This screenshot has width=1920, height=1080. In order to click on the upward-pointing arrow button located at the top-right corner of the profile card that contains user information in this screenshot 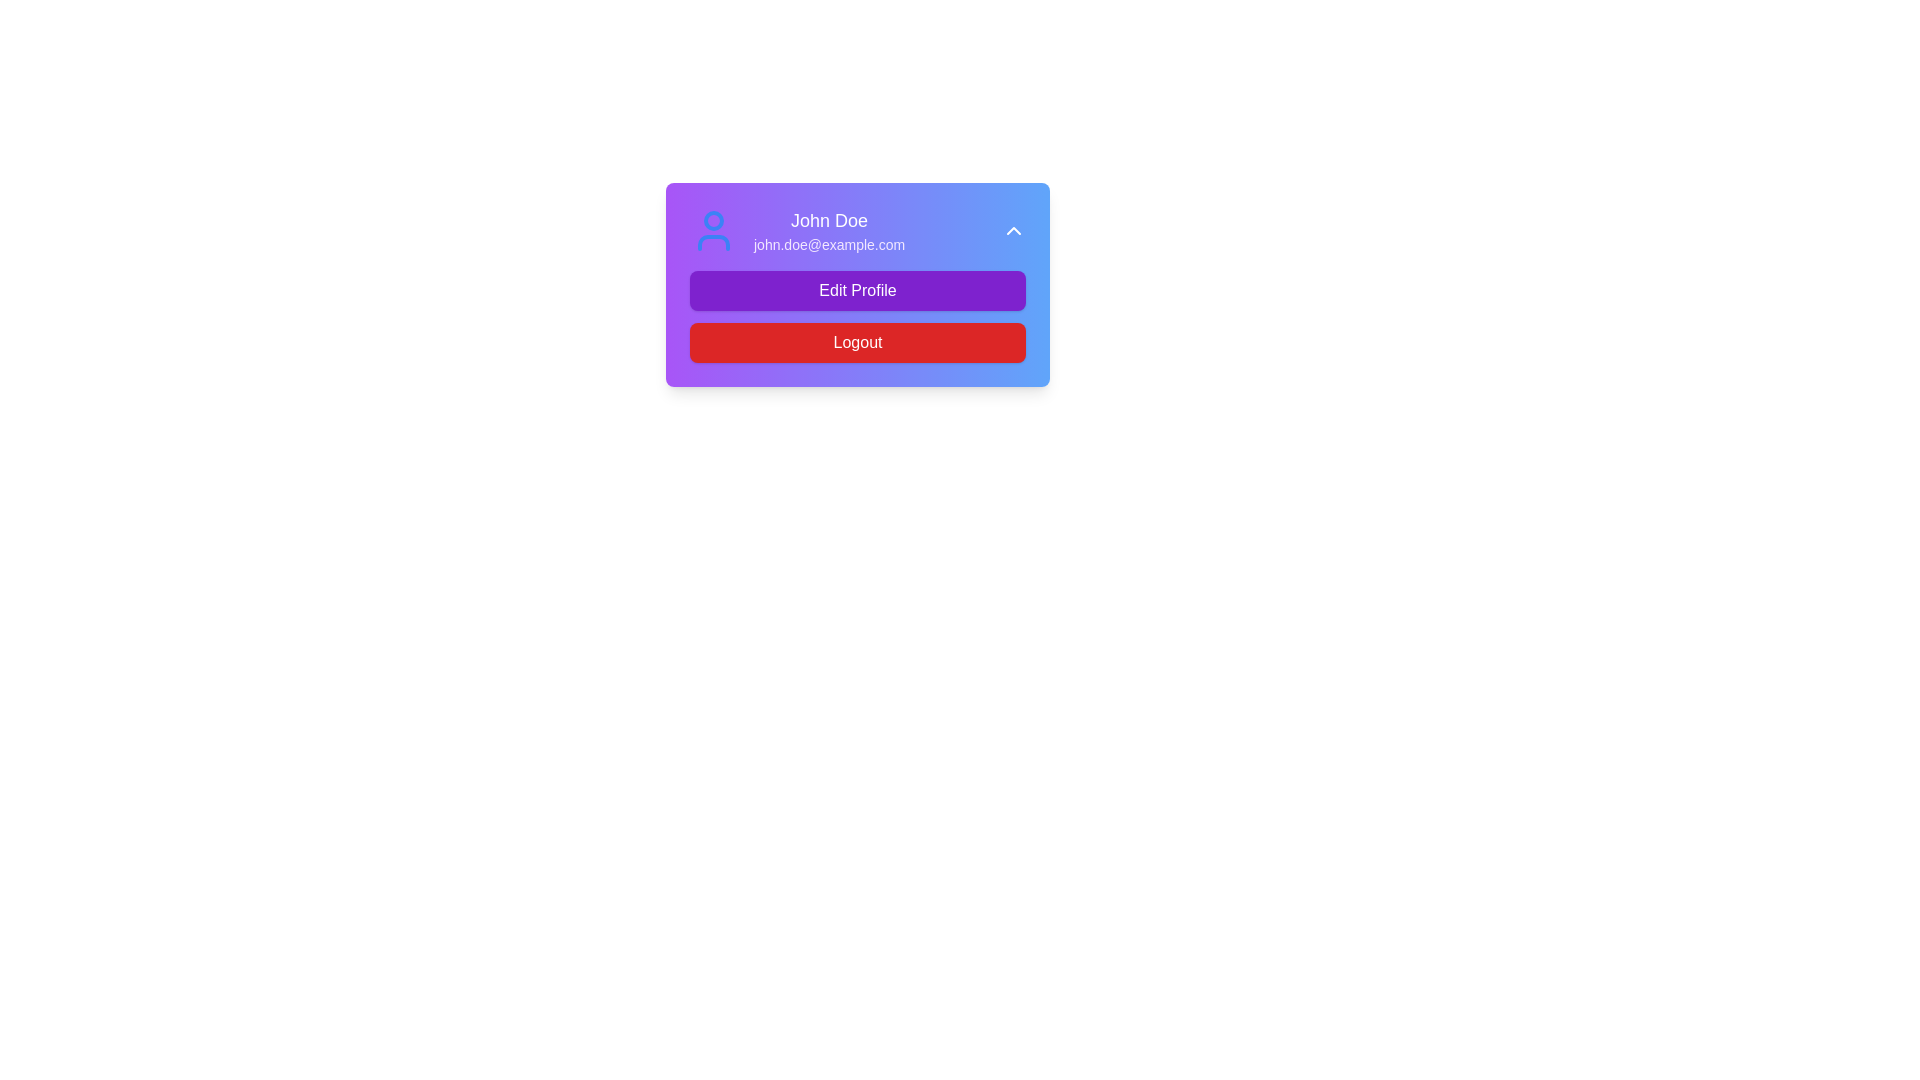, I will do `click(1013, 230)`.